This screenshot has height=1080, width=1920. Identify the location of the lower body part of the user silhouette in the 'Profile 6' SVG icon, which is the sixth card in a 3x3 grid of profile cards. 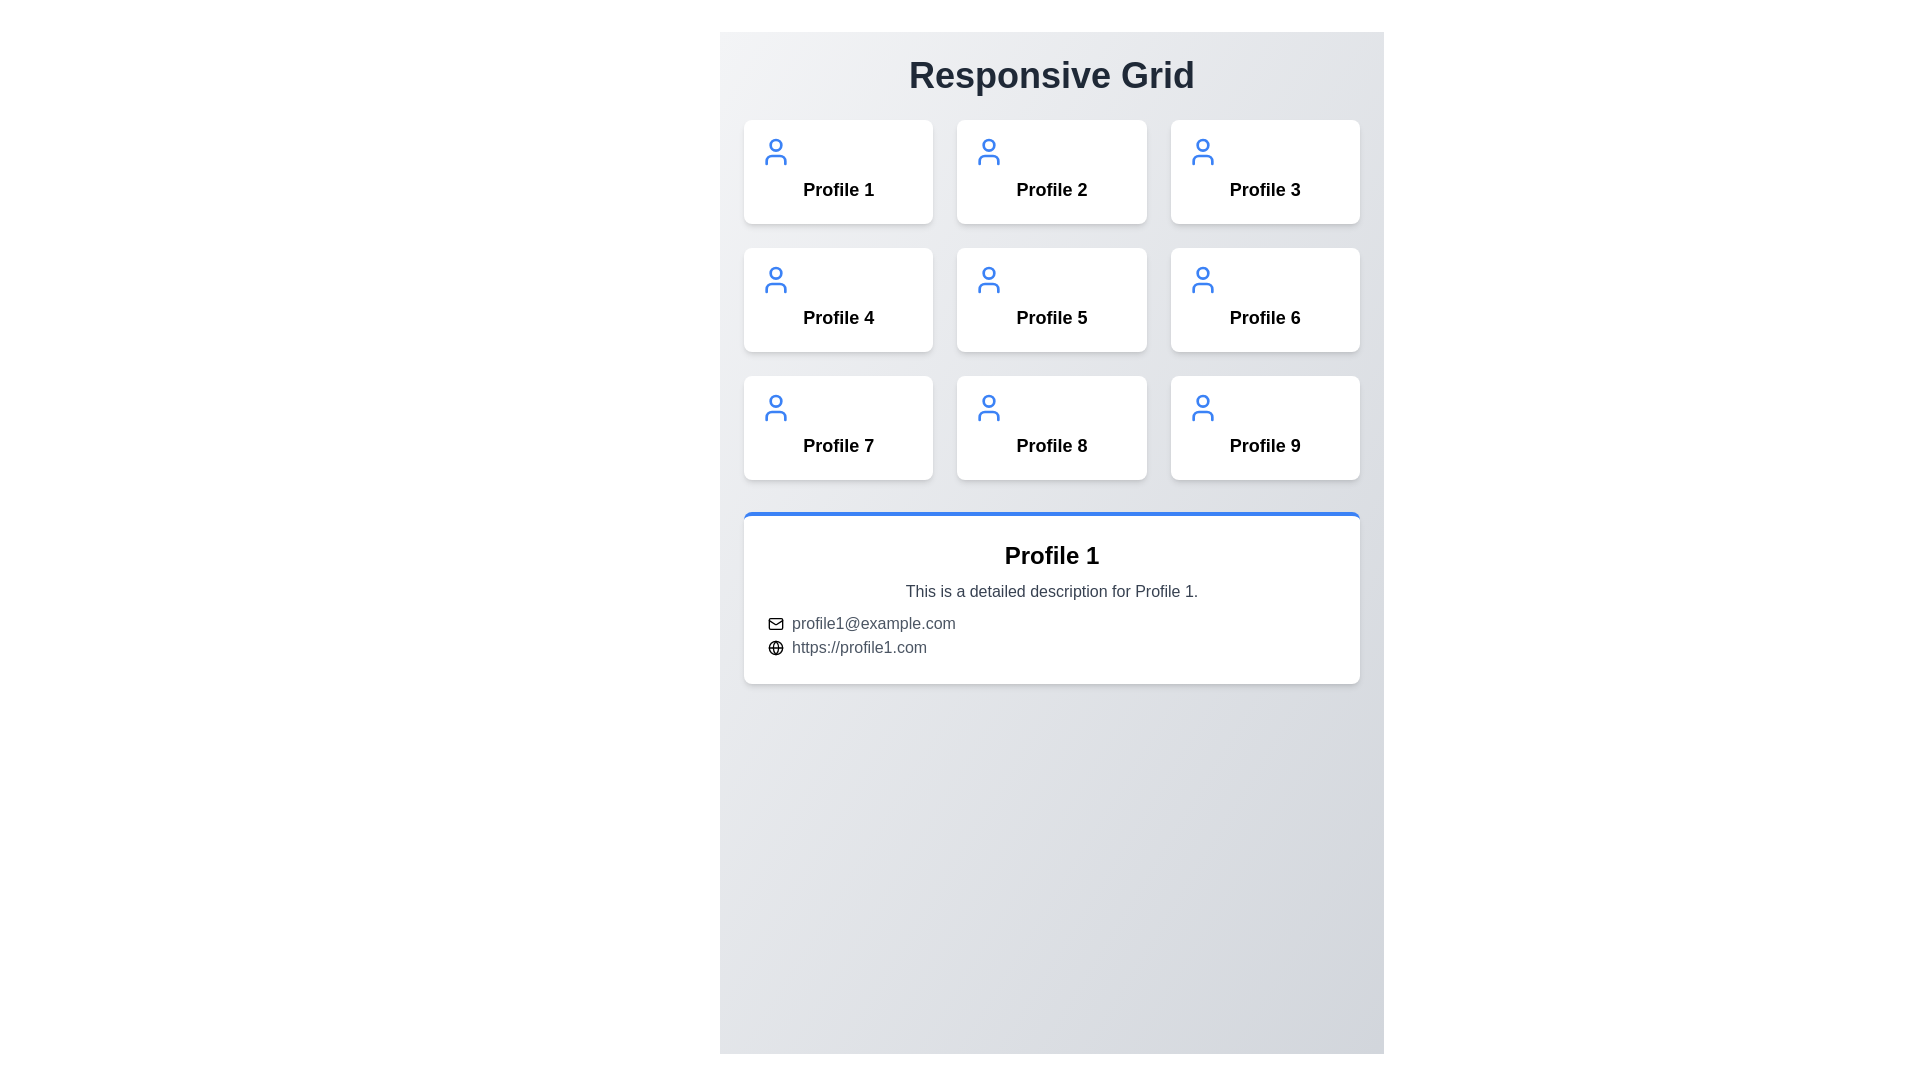
(1201, 288).